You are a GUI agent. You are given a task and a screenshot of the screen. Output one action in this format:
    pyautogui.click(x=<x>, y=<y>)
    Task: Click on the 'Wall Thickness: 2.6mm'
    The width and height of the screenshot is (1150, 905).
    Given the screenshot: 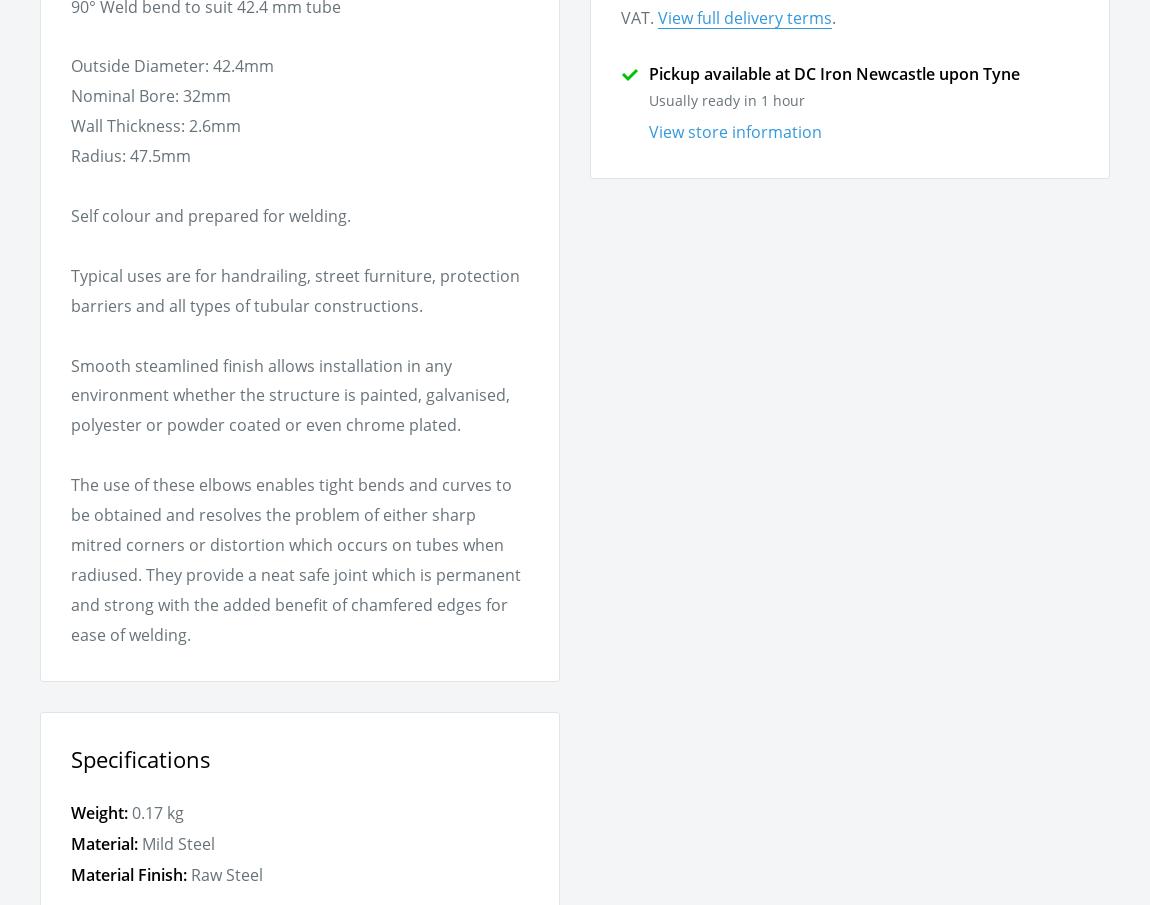 What is the action you would take?
    pyautogui.click(x=155, y=124)
    